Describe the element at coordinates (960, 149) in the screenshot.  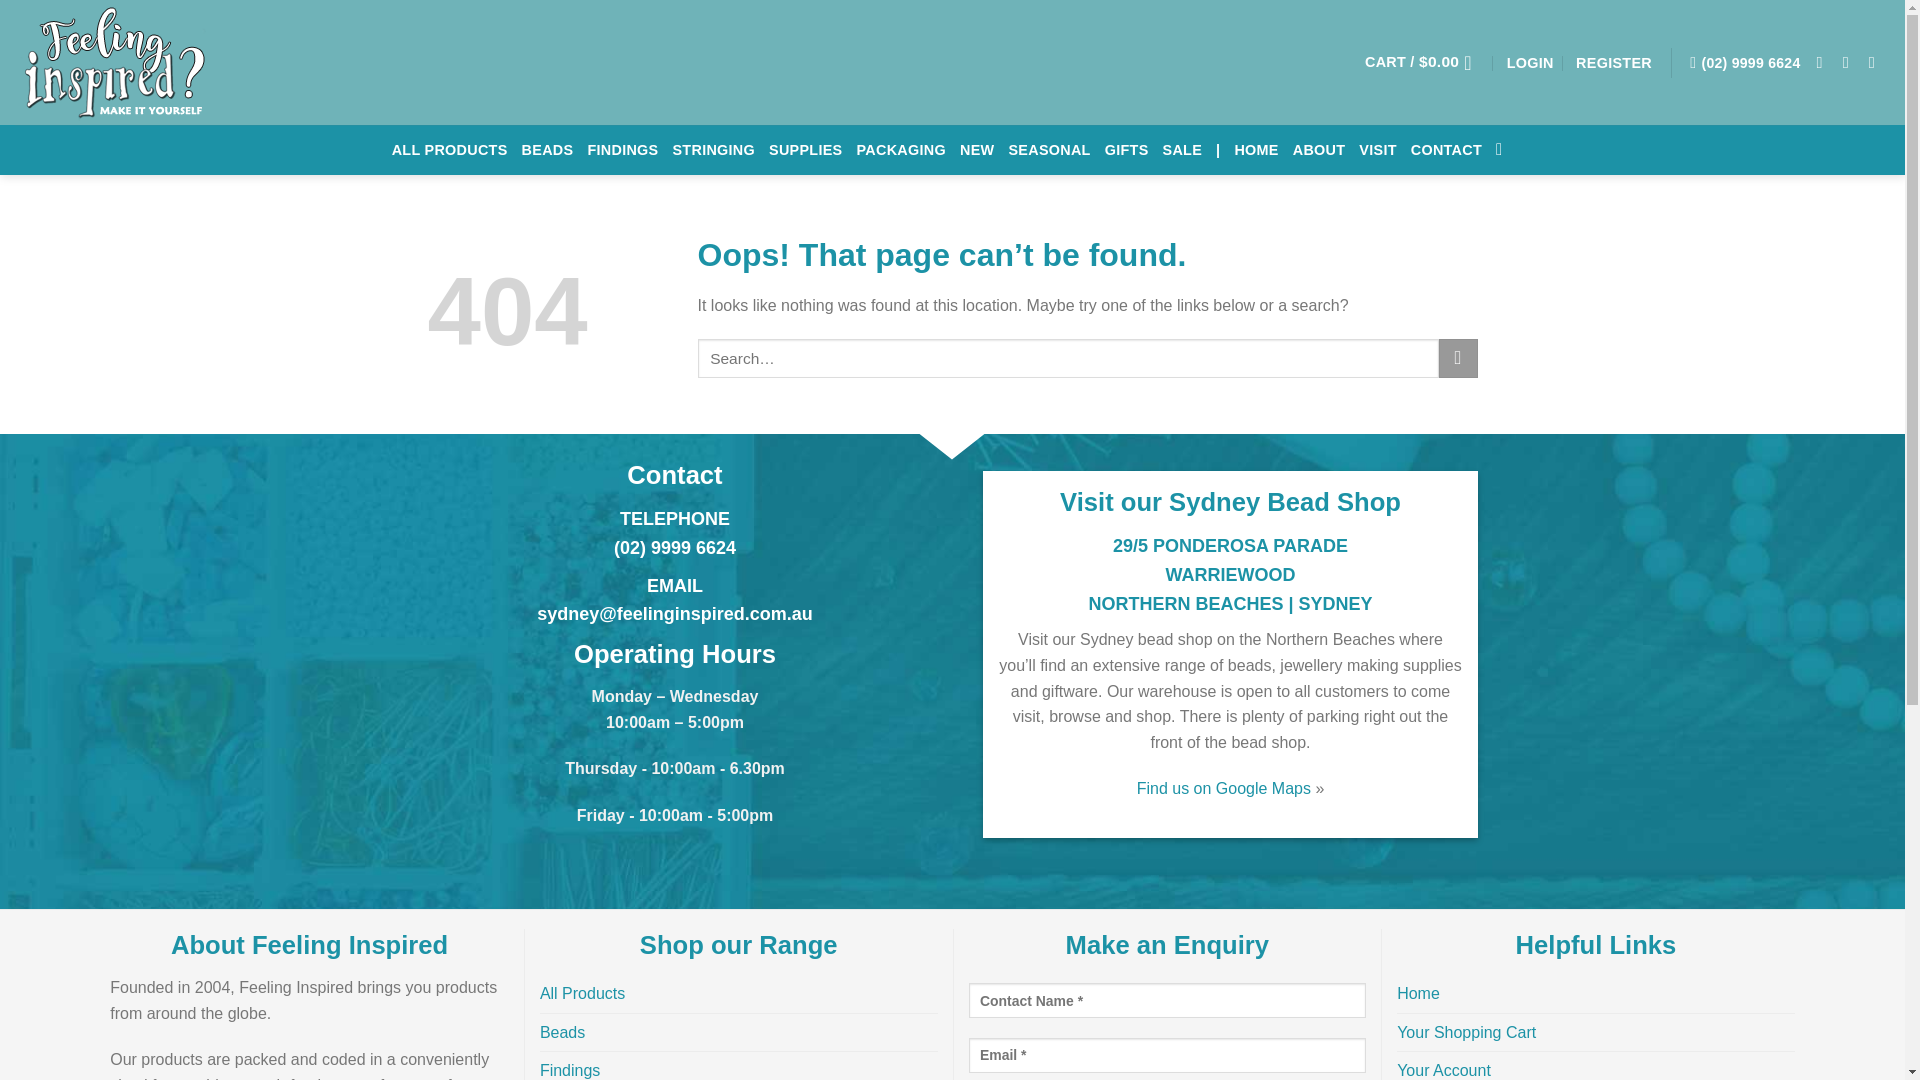
I see `'NEW'` at that location.